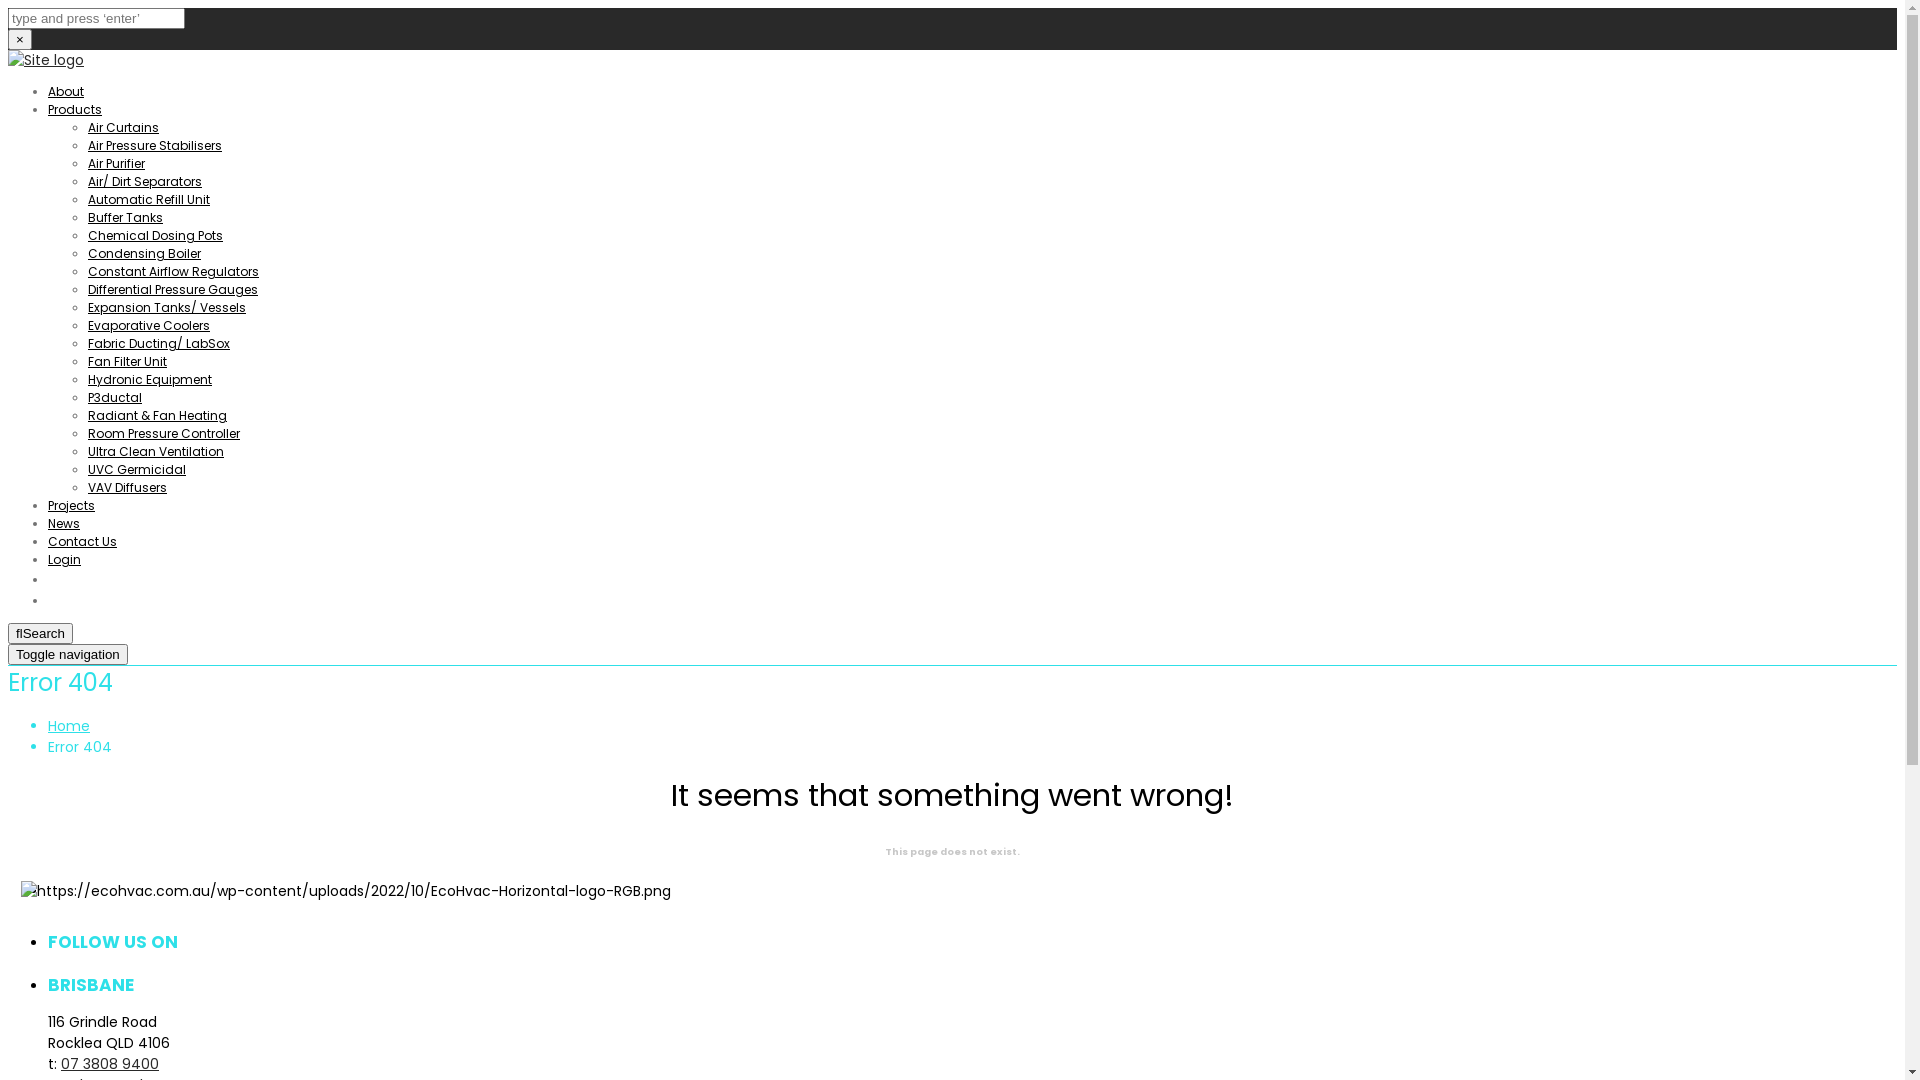 This screenshot has width=1920, height=1080. What do you see at coordinates (48, 91) in the screenshot?
I see `'About'` at bounding box center [48, 91].